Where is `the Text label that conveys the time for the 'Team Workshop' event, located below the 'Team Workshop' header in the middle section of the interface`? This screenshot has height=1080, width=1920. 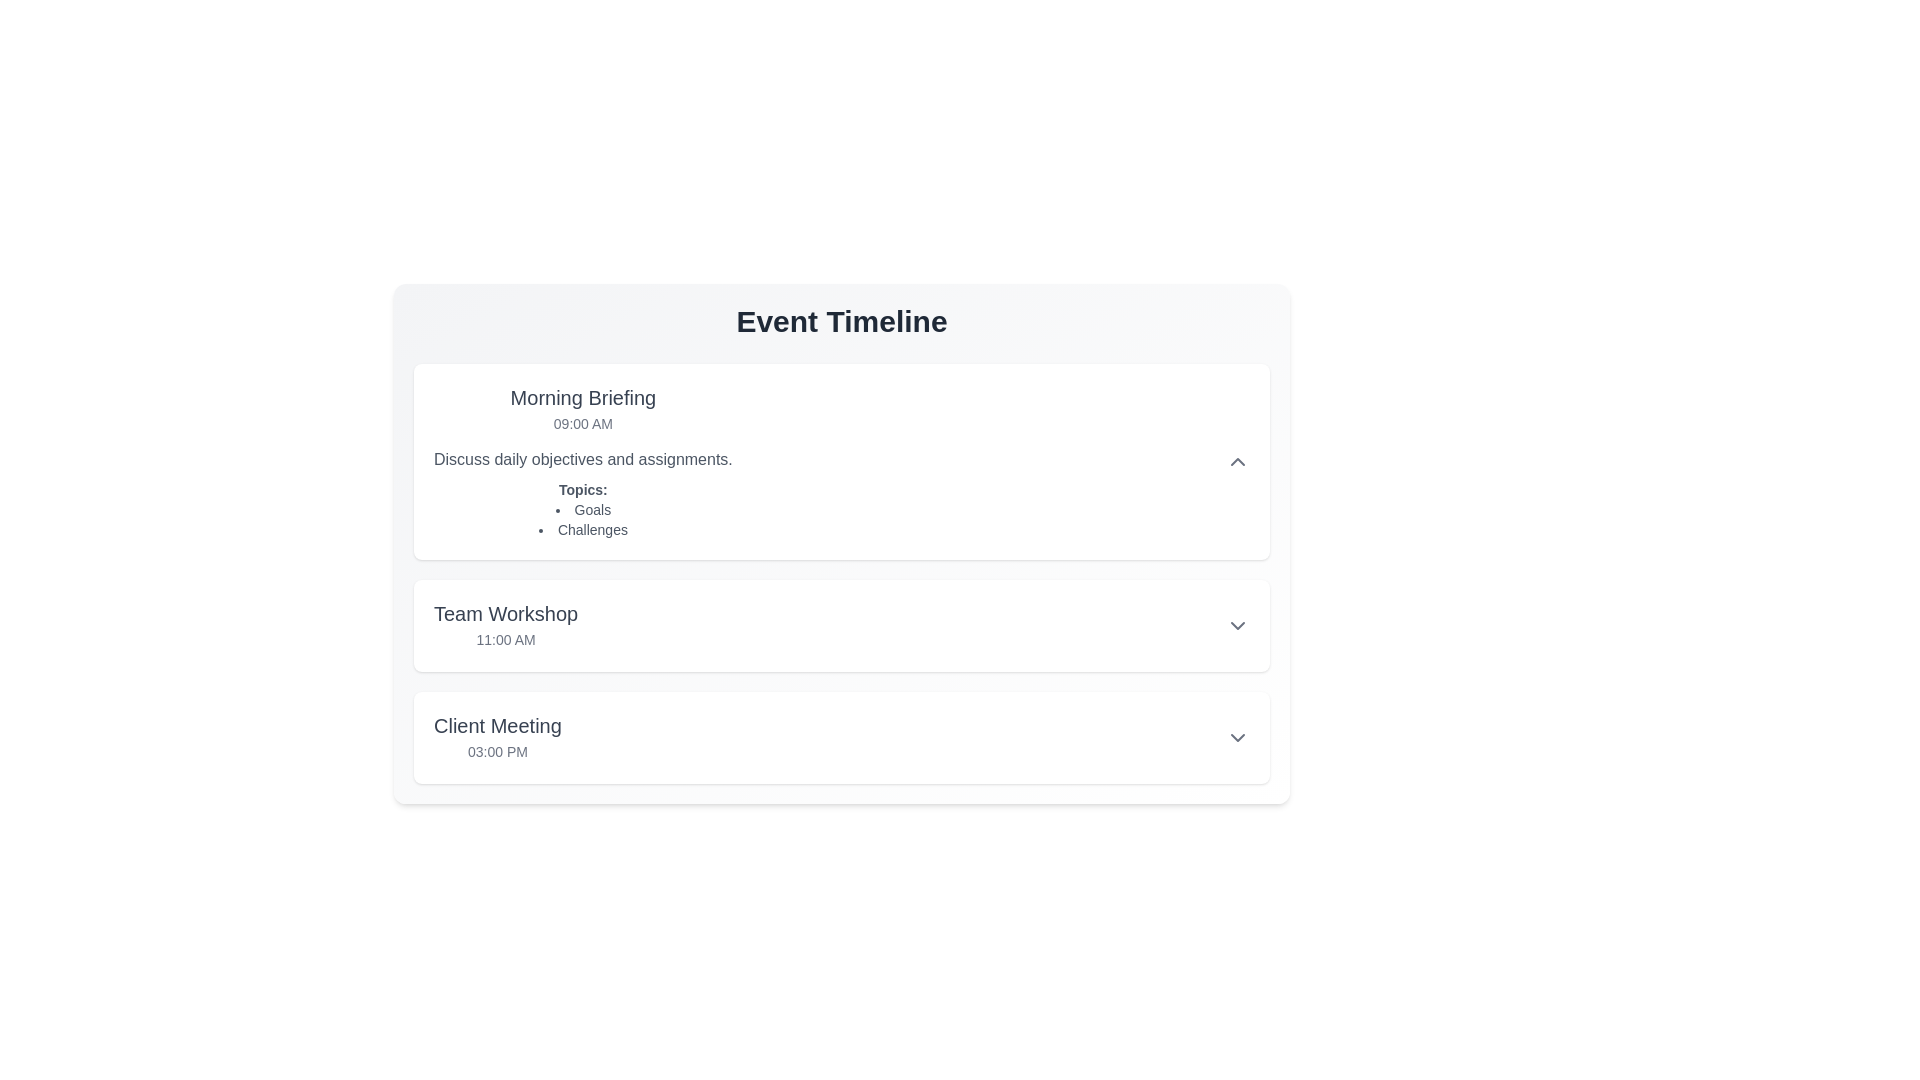 the Text label that conveys the time for the 'Team Workshop' event, located below the 'Team Workshop' header in the middle section of the interface is located at coordinates (506, 640).